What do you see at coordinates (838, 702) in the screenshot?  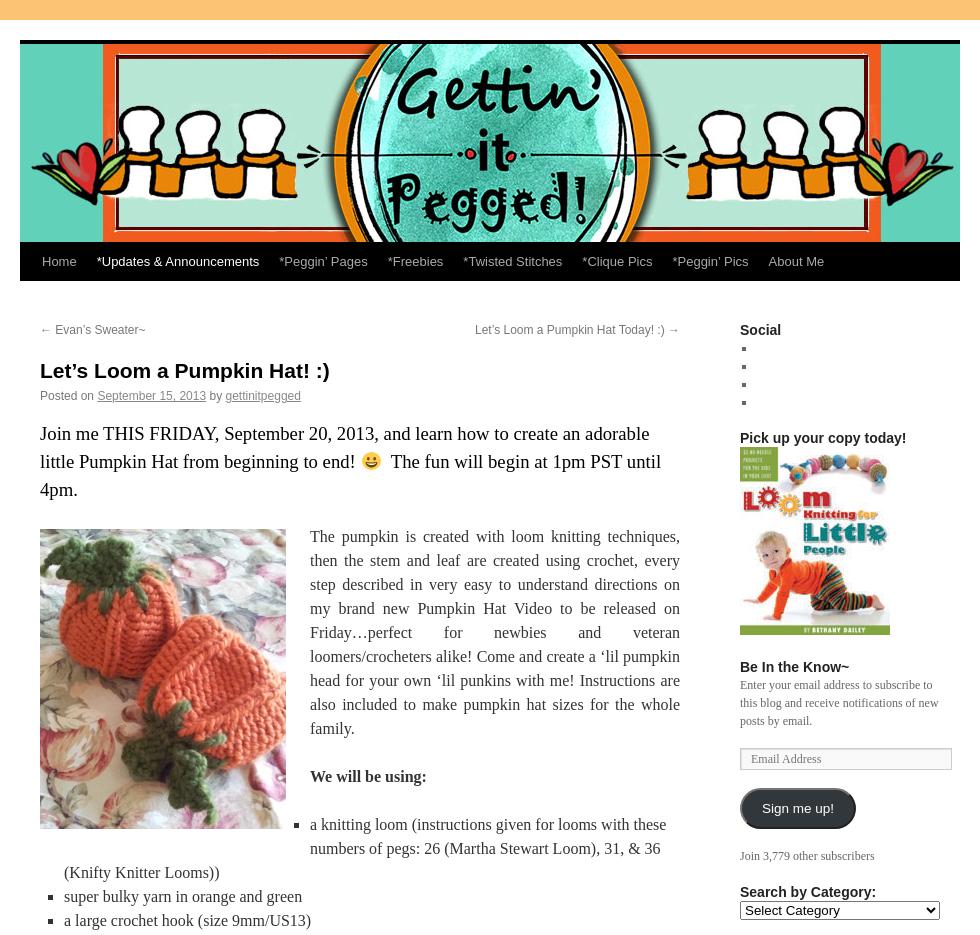 I see `'Enter your email address to subscribe to this blog and receive notifications of new posts by email.'` at bounding box center [838, 702].